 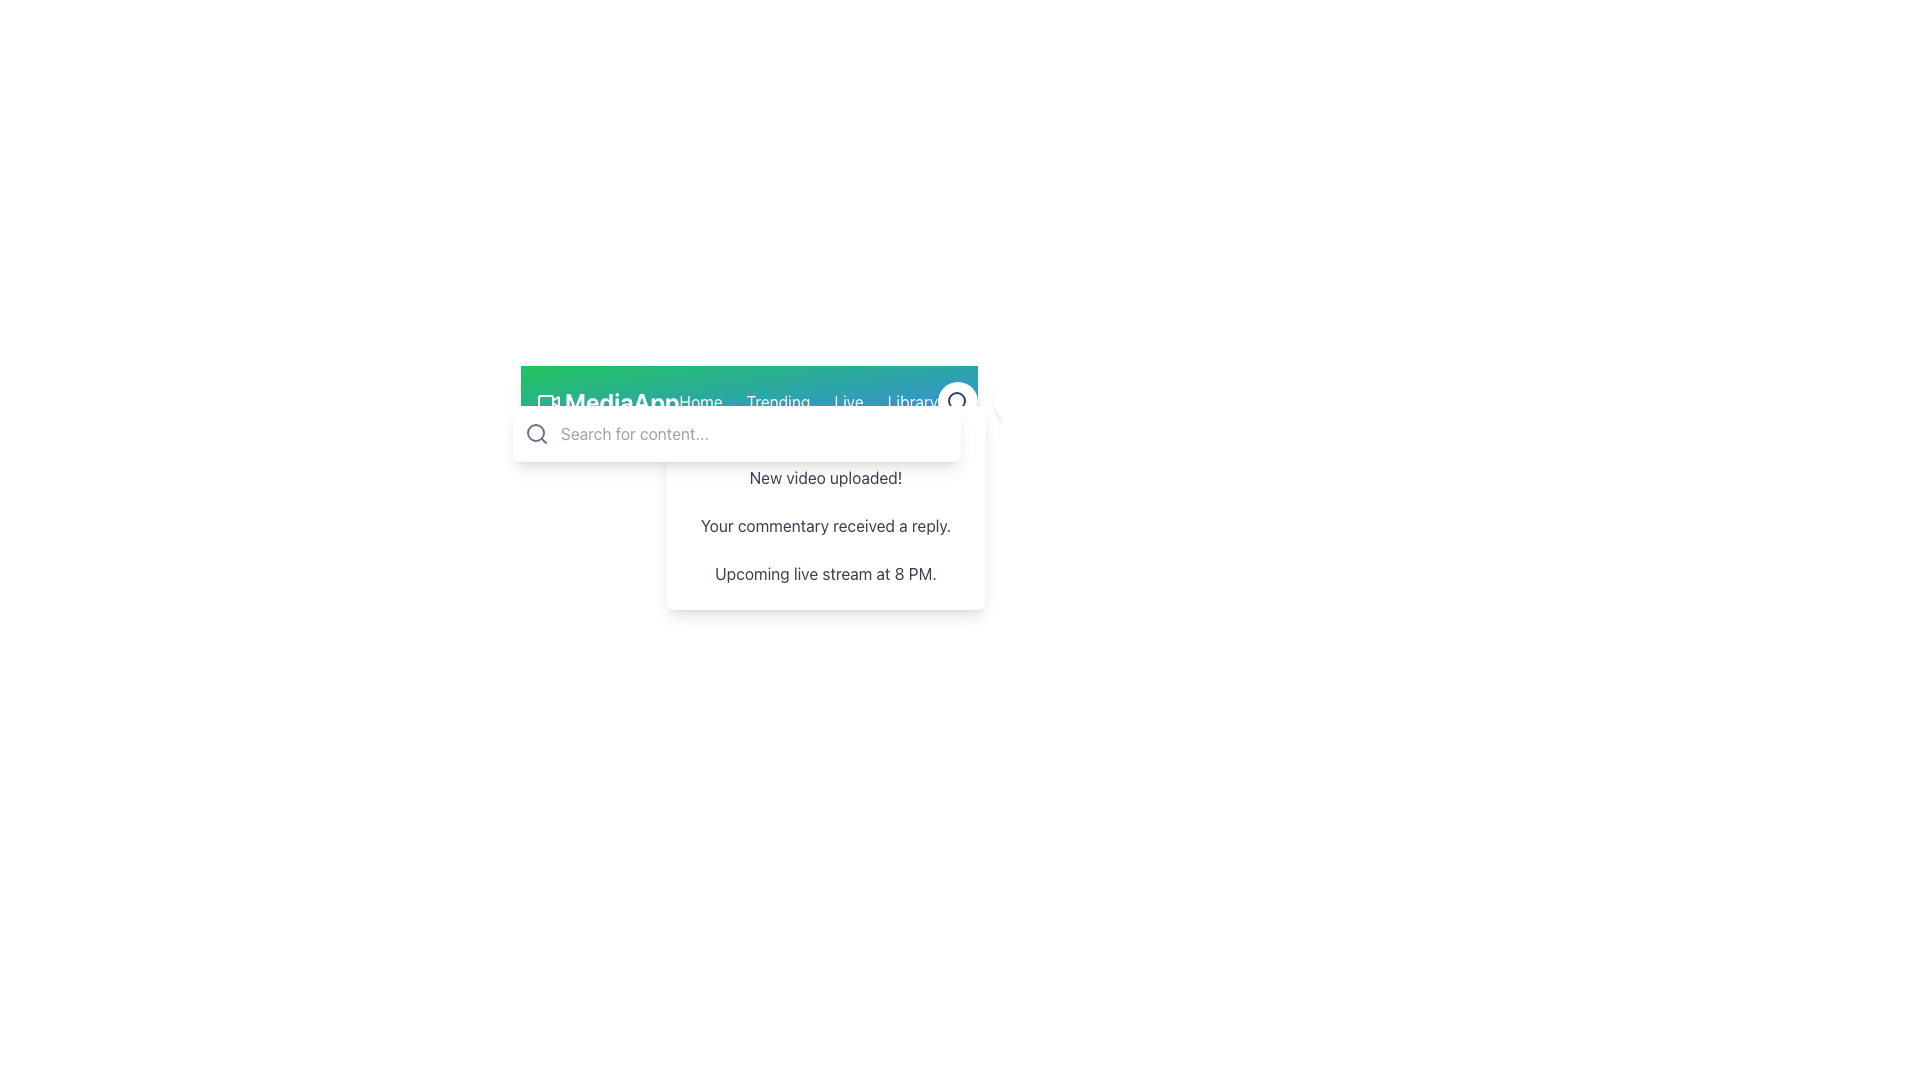 I want to click on the 'Trending' hyperlink in the navigation menu to underline it, so click(x=777, y=401).